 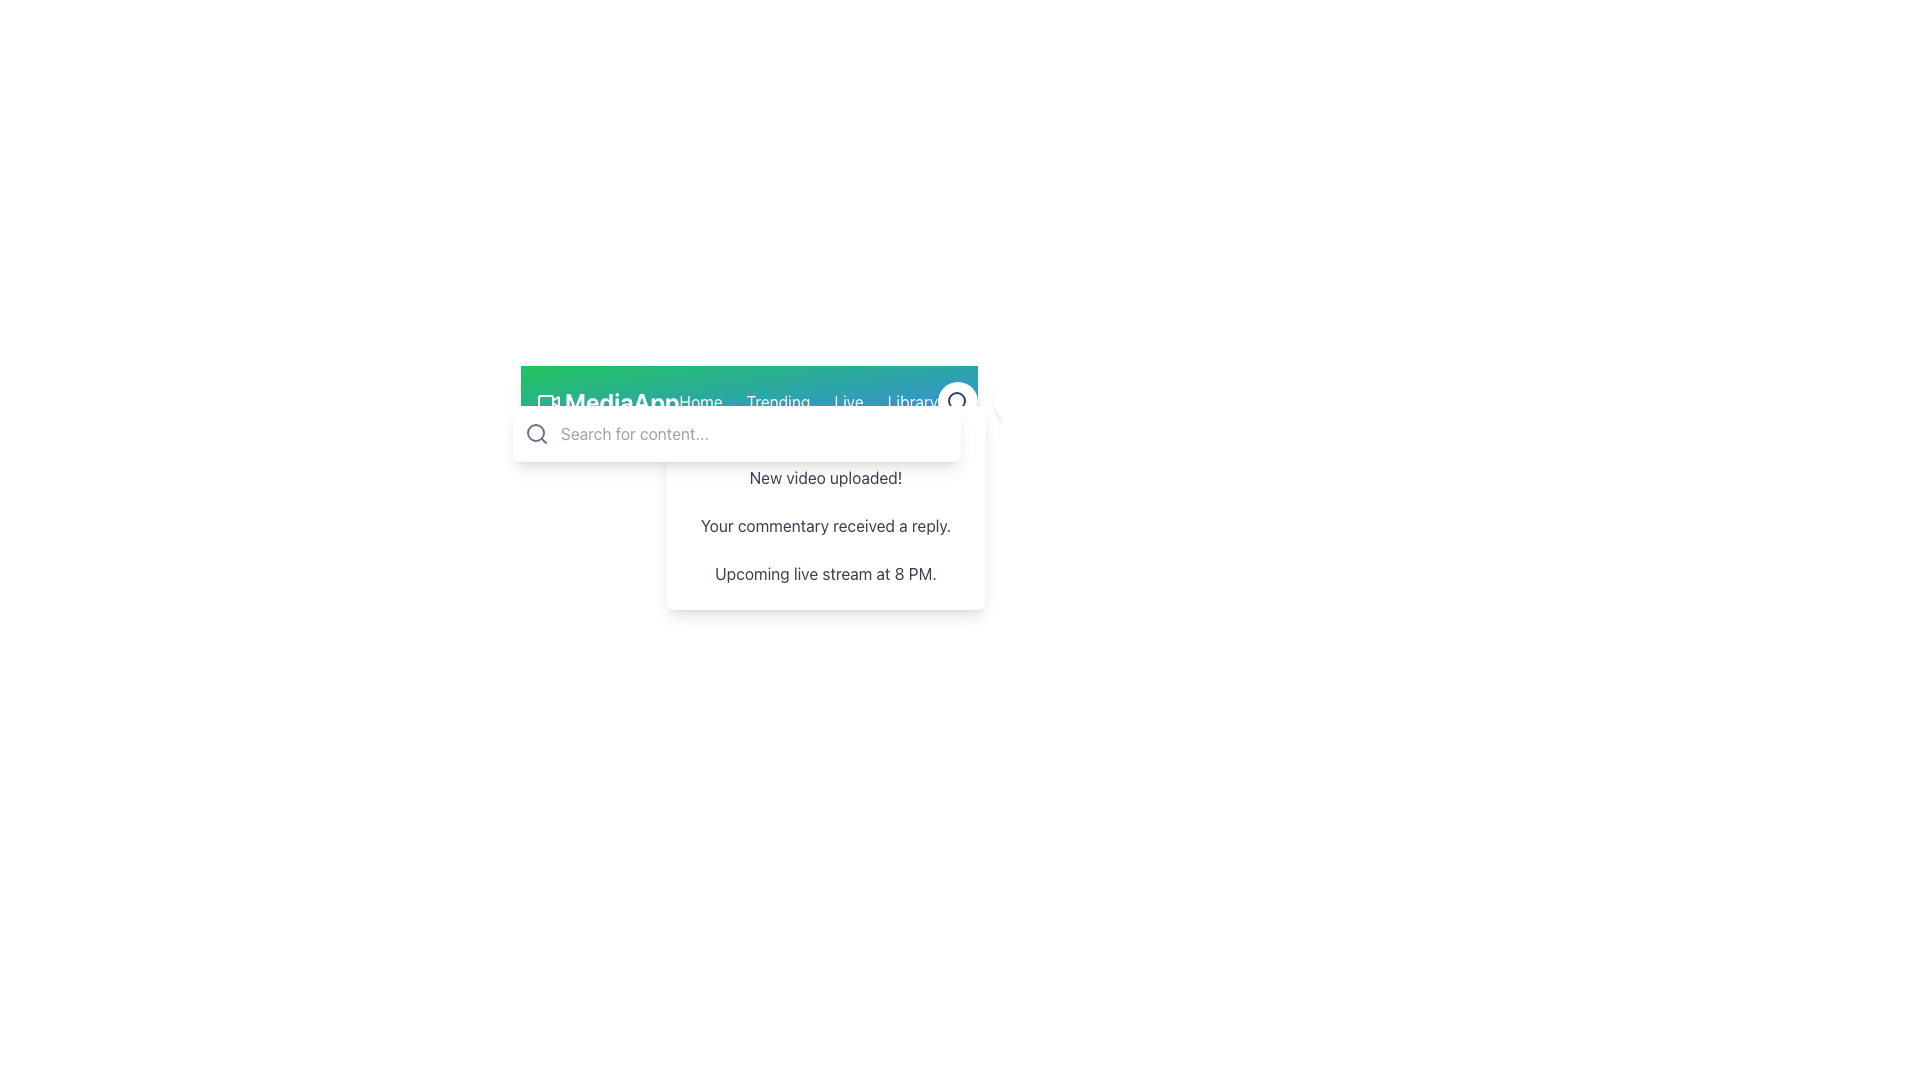 I want to click on the 'Trending' hyperlink in the navigation menu to underline it, so click(x=777, y=401).